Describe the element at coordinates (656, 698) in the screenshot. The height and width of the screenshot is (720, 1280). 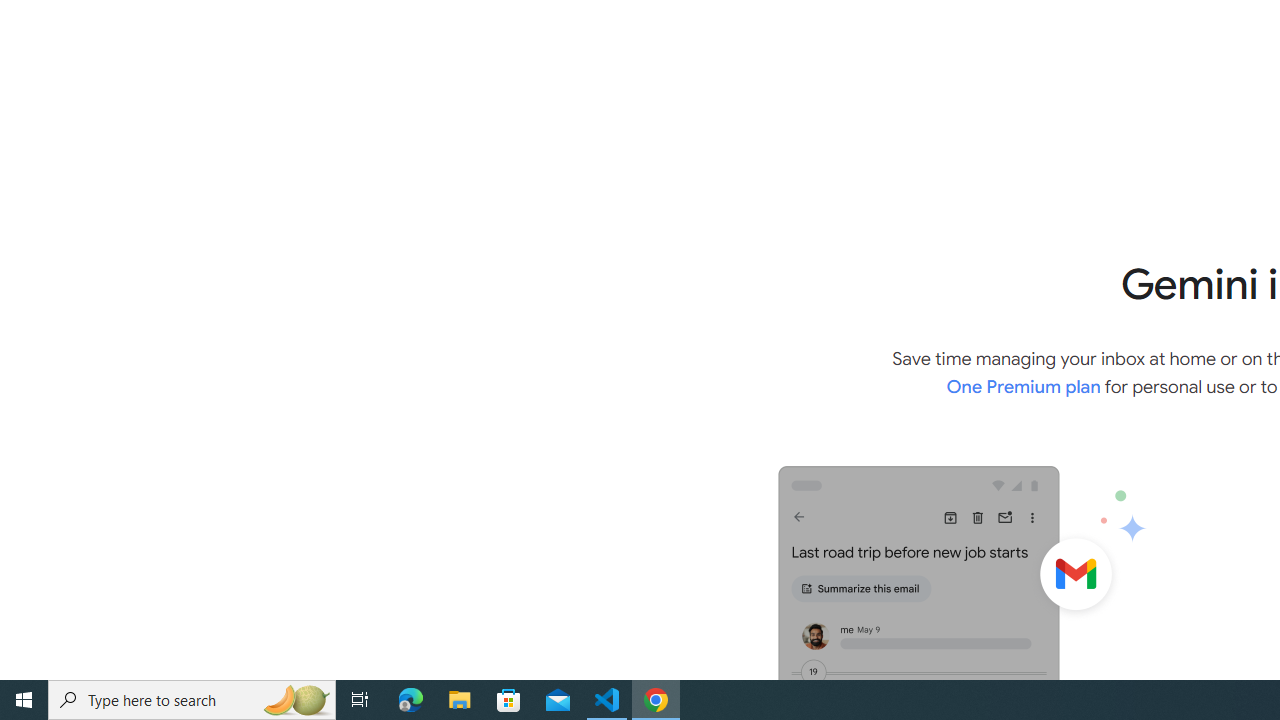
I see `'Google Chrome - 1 running window'` at that location.